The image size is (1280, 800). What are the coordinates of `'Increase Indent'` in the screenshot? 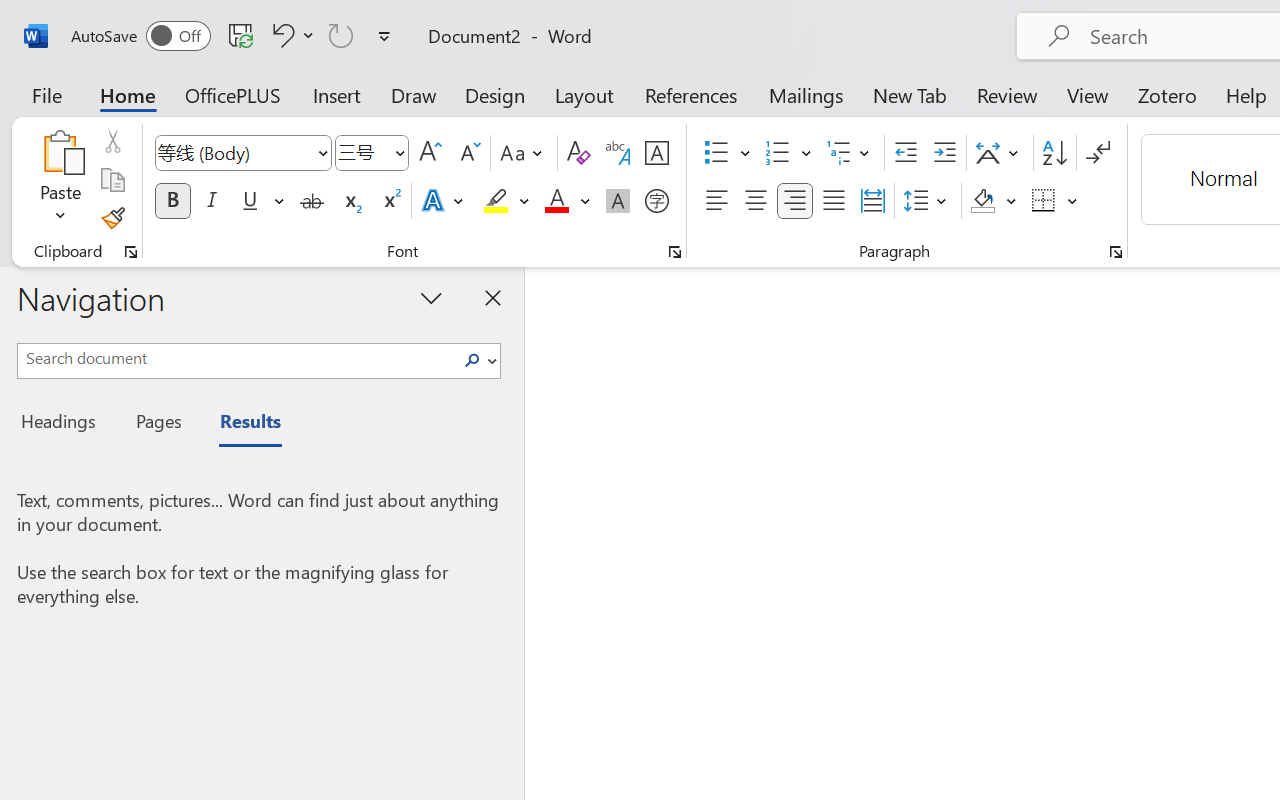 It's located at (943, 153).